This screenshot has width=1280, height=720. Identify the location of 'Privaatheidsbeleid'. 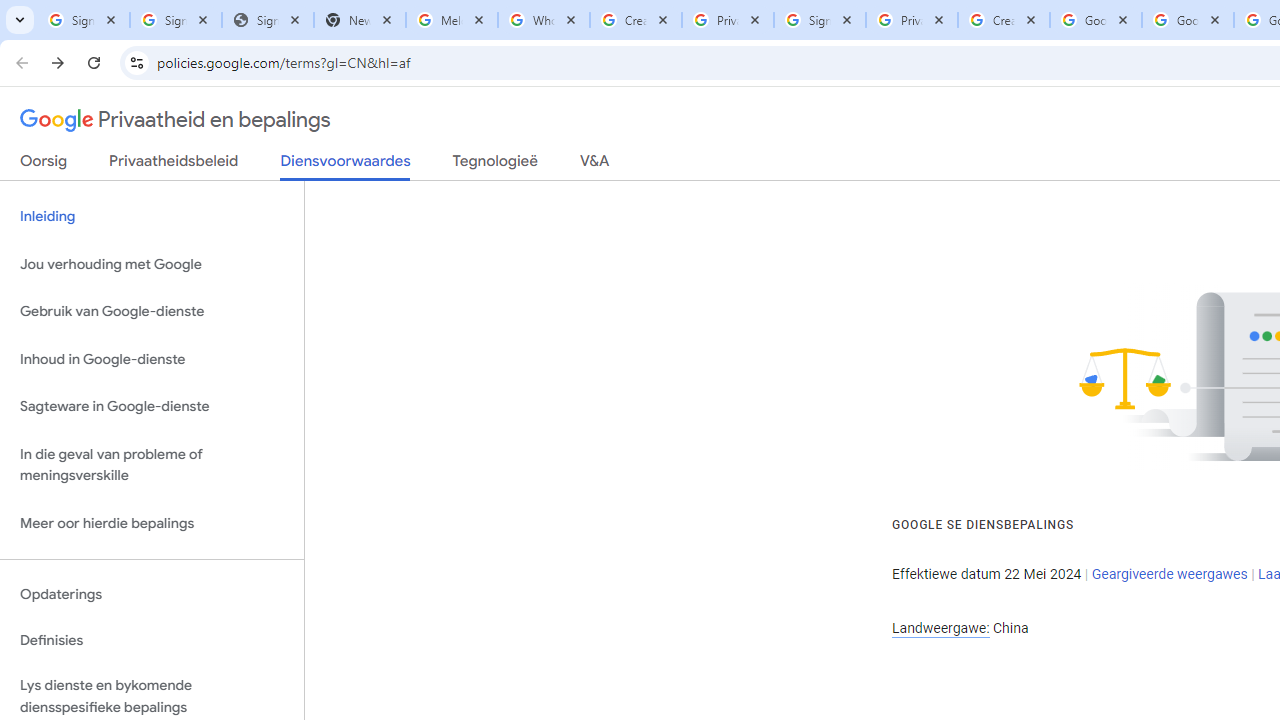
(174, 164).